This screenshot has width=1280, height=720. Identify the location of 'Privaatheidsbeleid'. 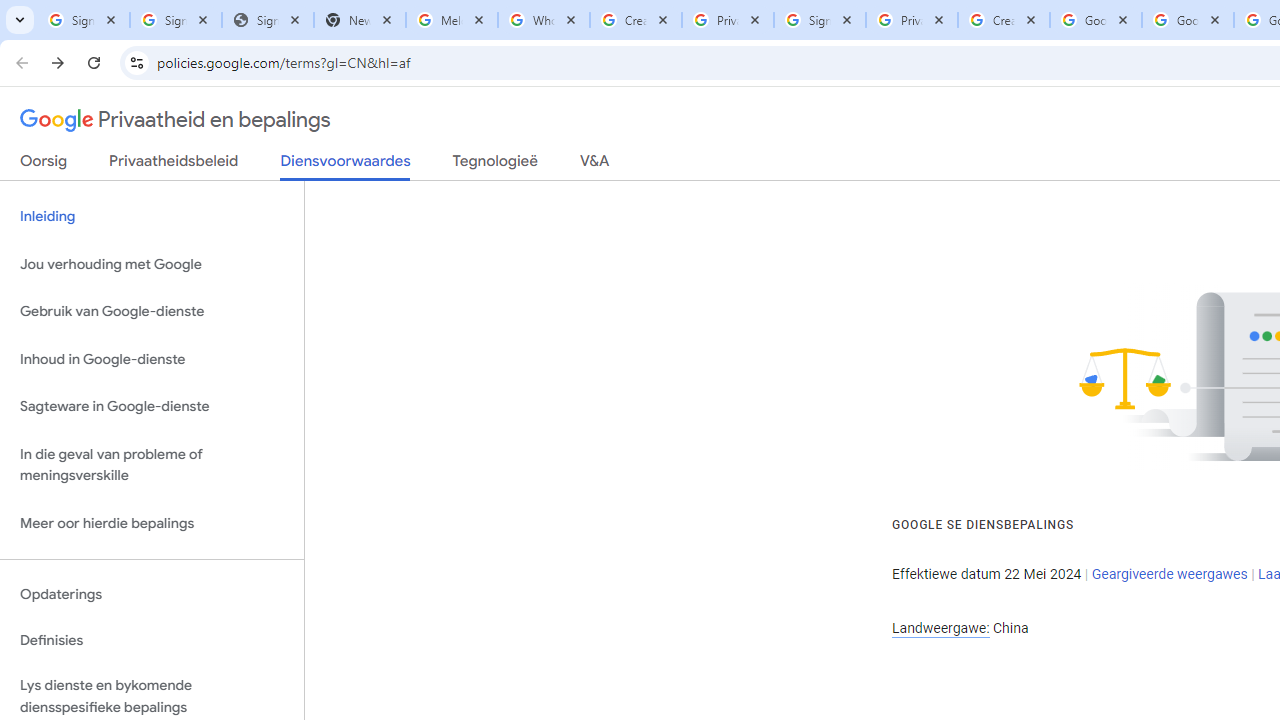
(174, 164).